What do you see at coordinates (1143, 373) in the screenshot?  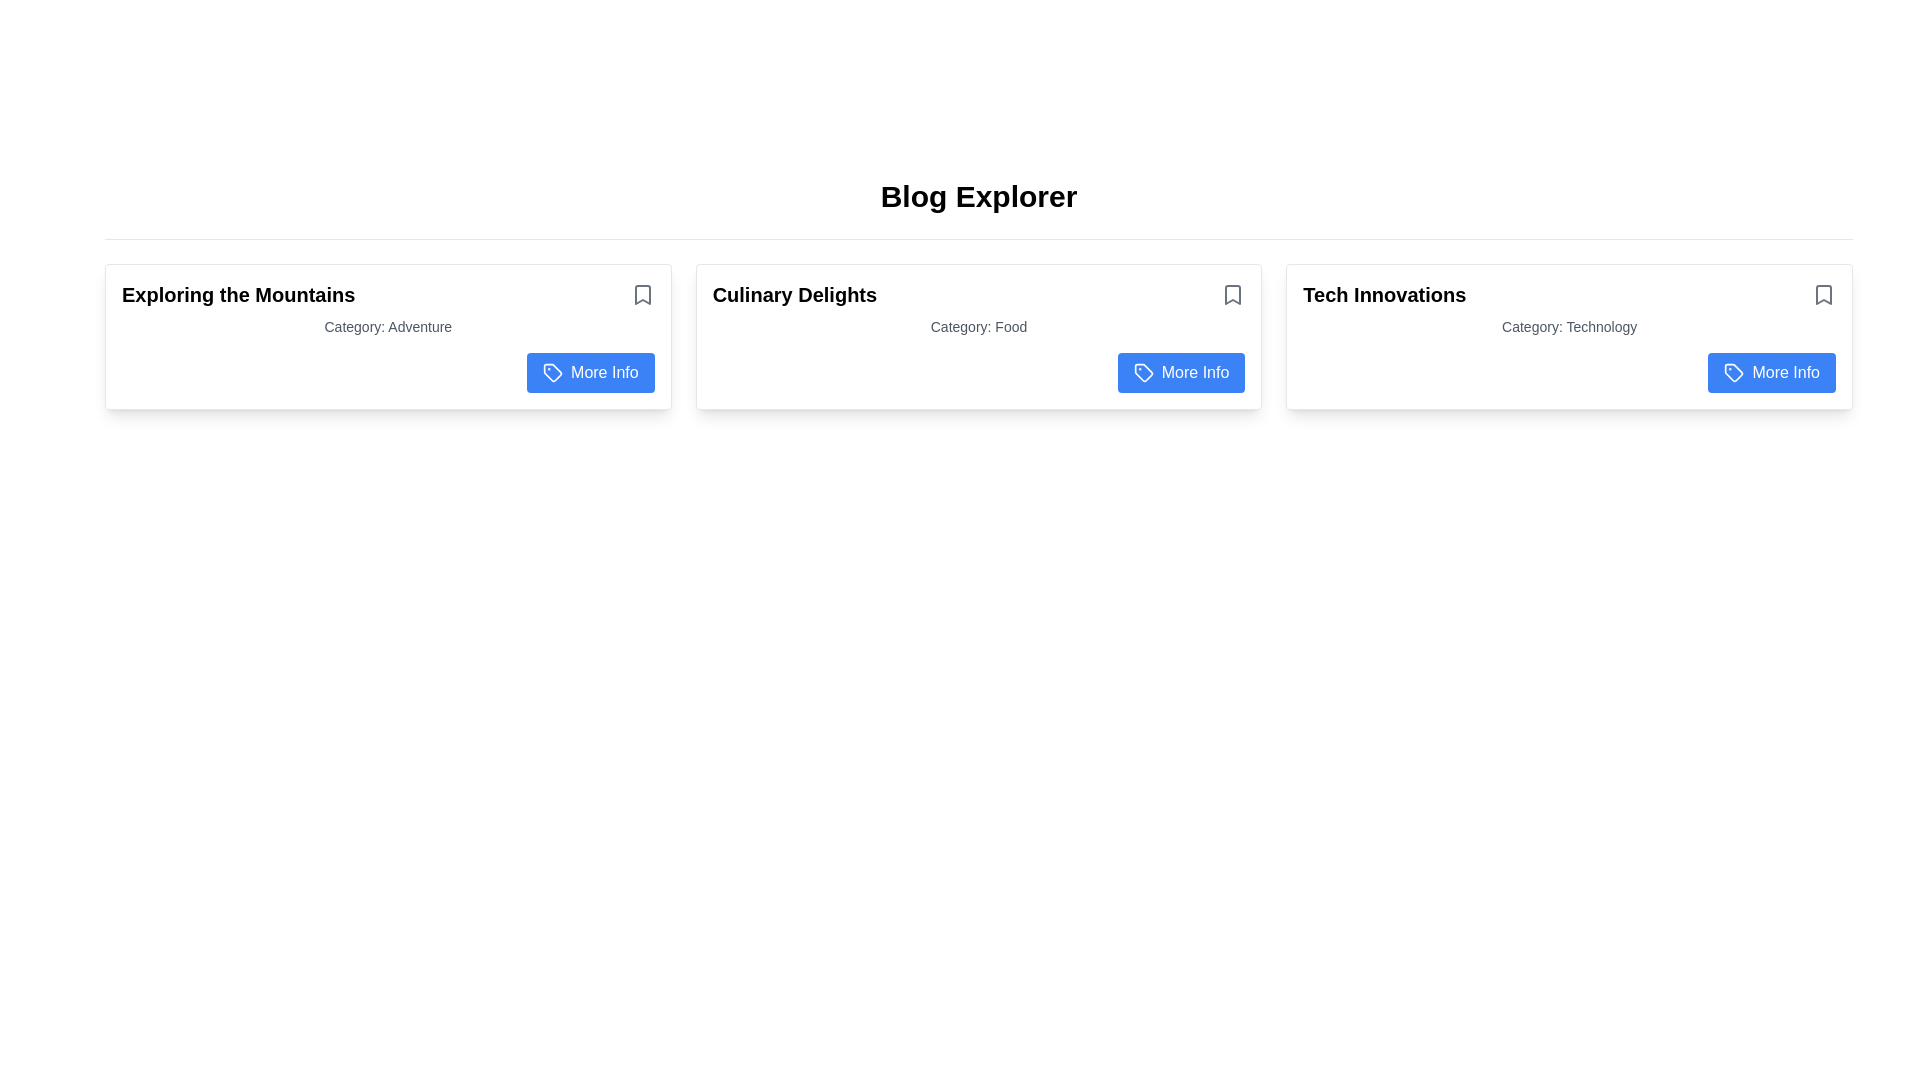 I see `the 'More Info' icon within the second card labeled 'Culinary Delights'` at bounding box center [1143, 373].